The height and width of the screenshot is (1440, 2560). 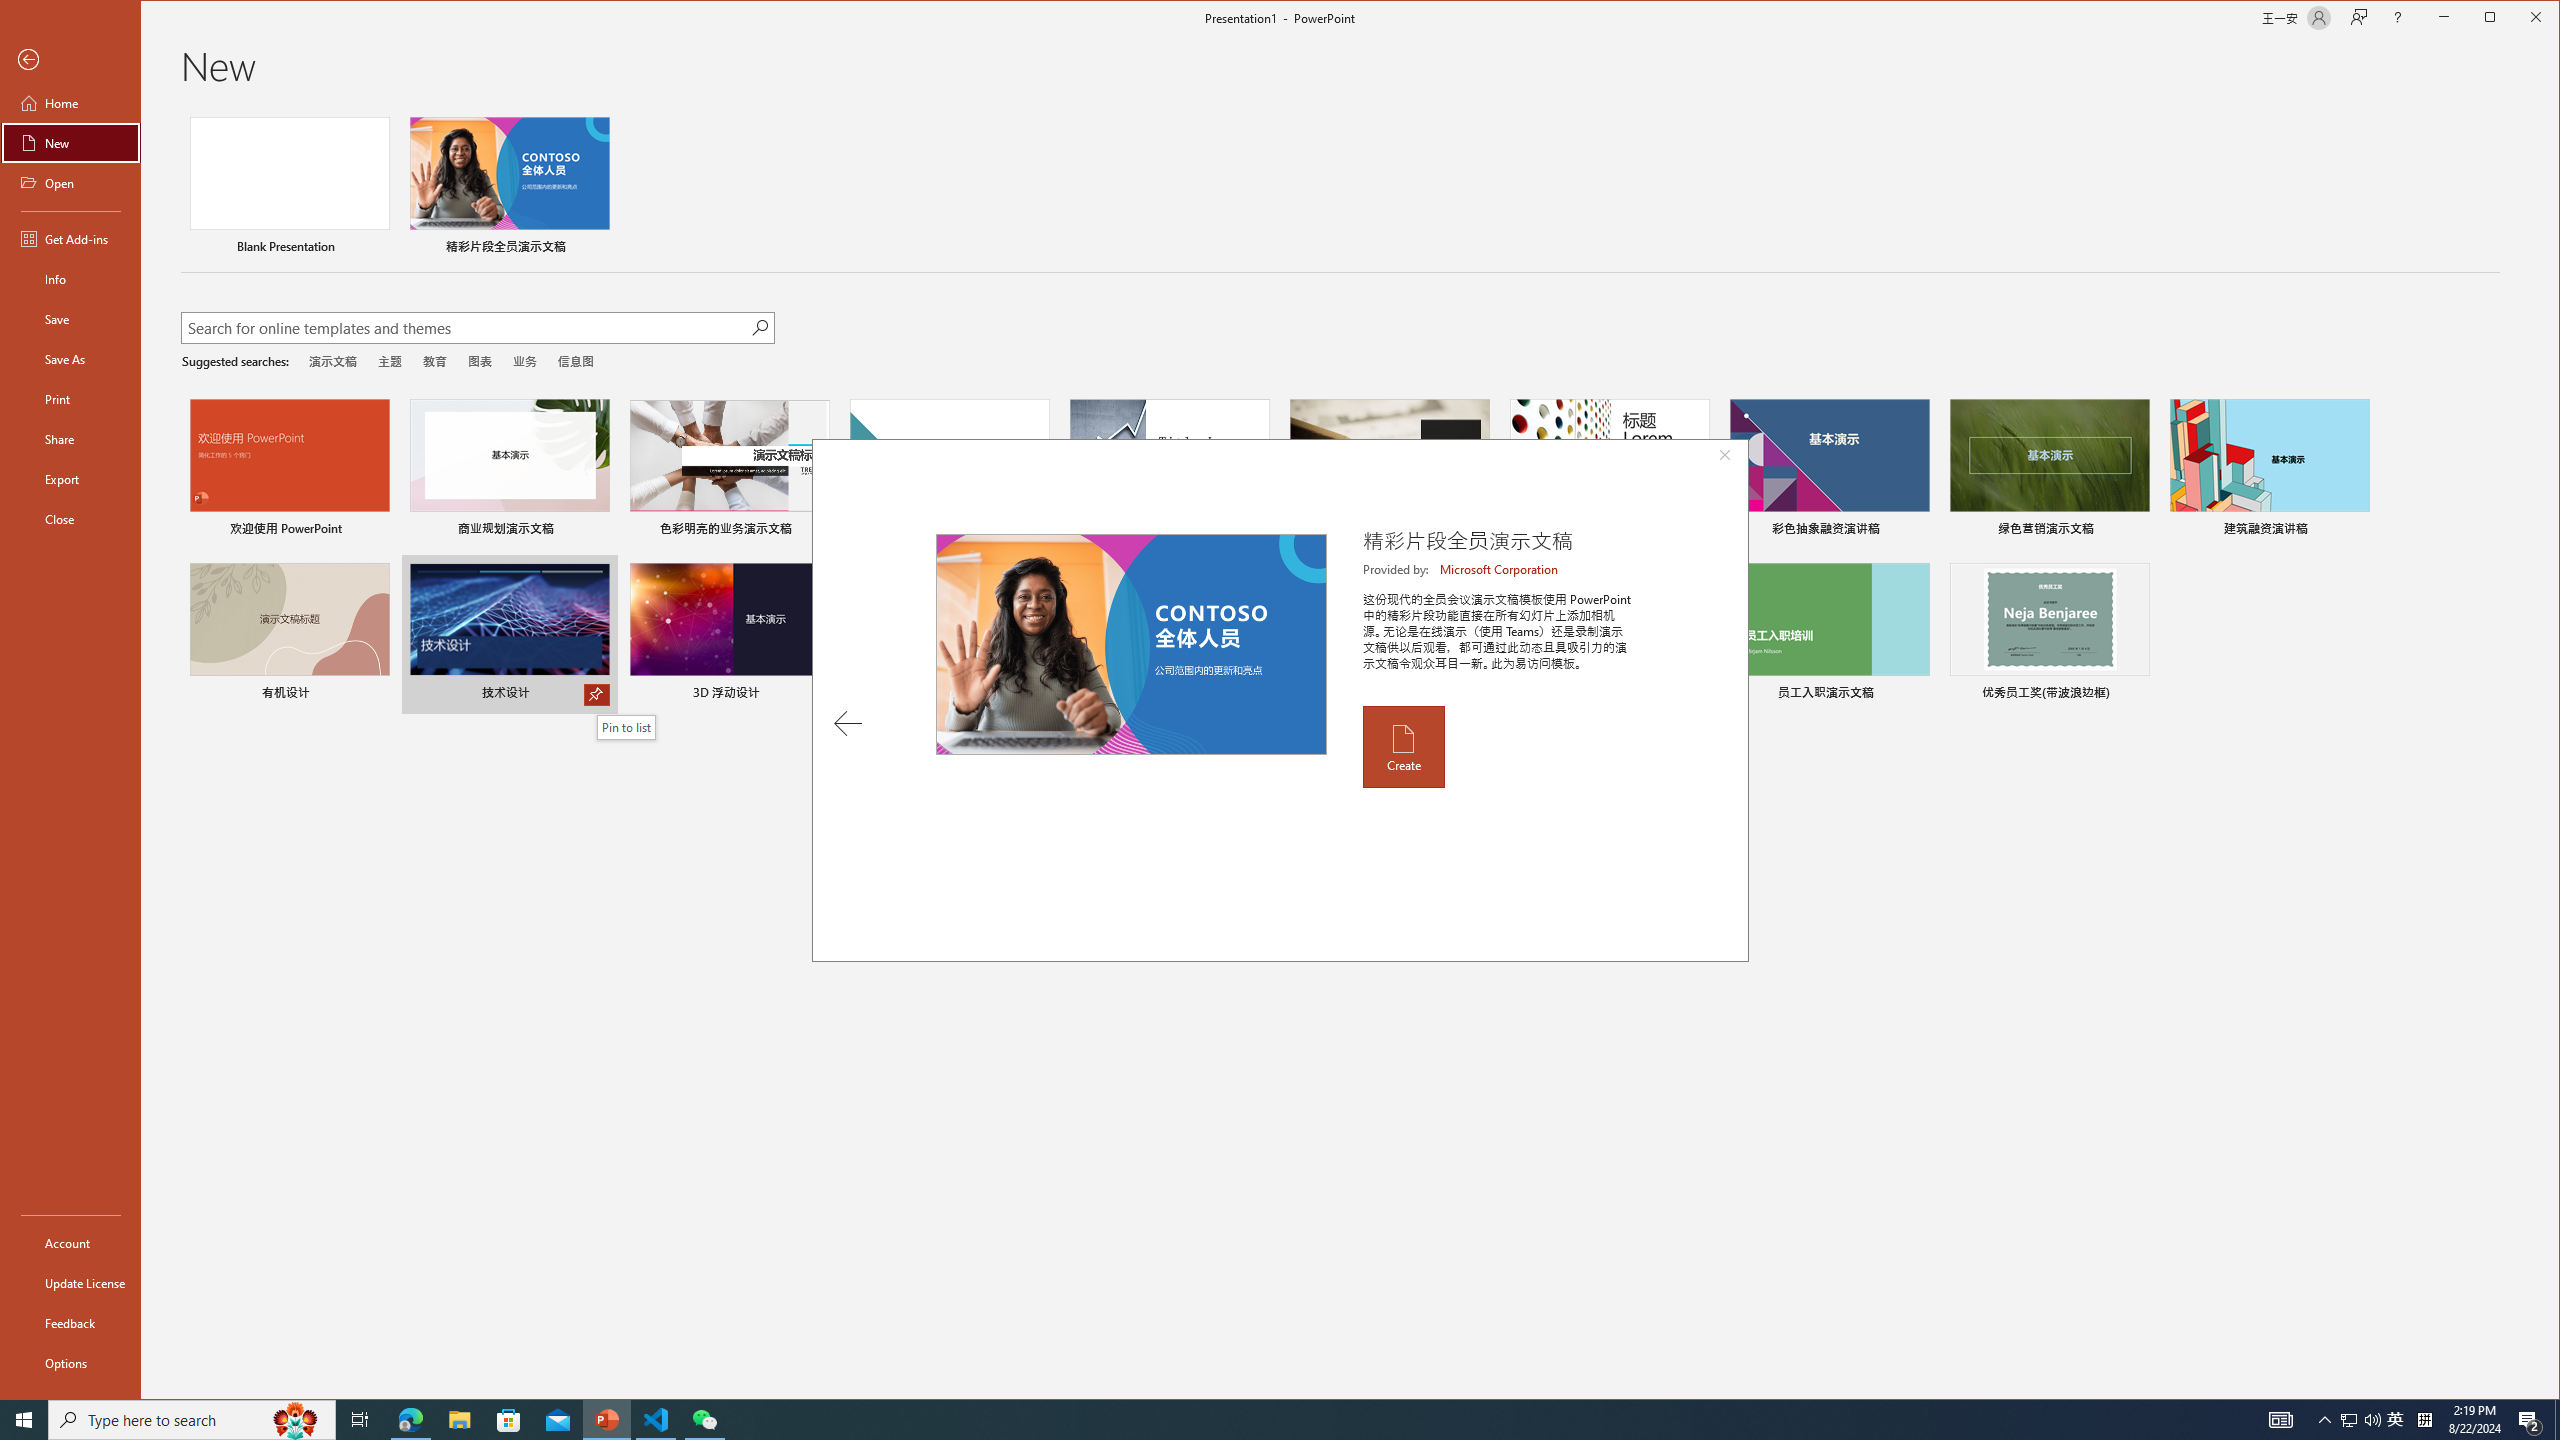 What do you see at coordinates (705, 1418) in the screenshot?
I see `'WeChat - 1 running window'` at bounding box center [705, 1418].